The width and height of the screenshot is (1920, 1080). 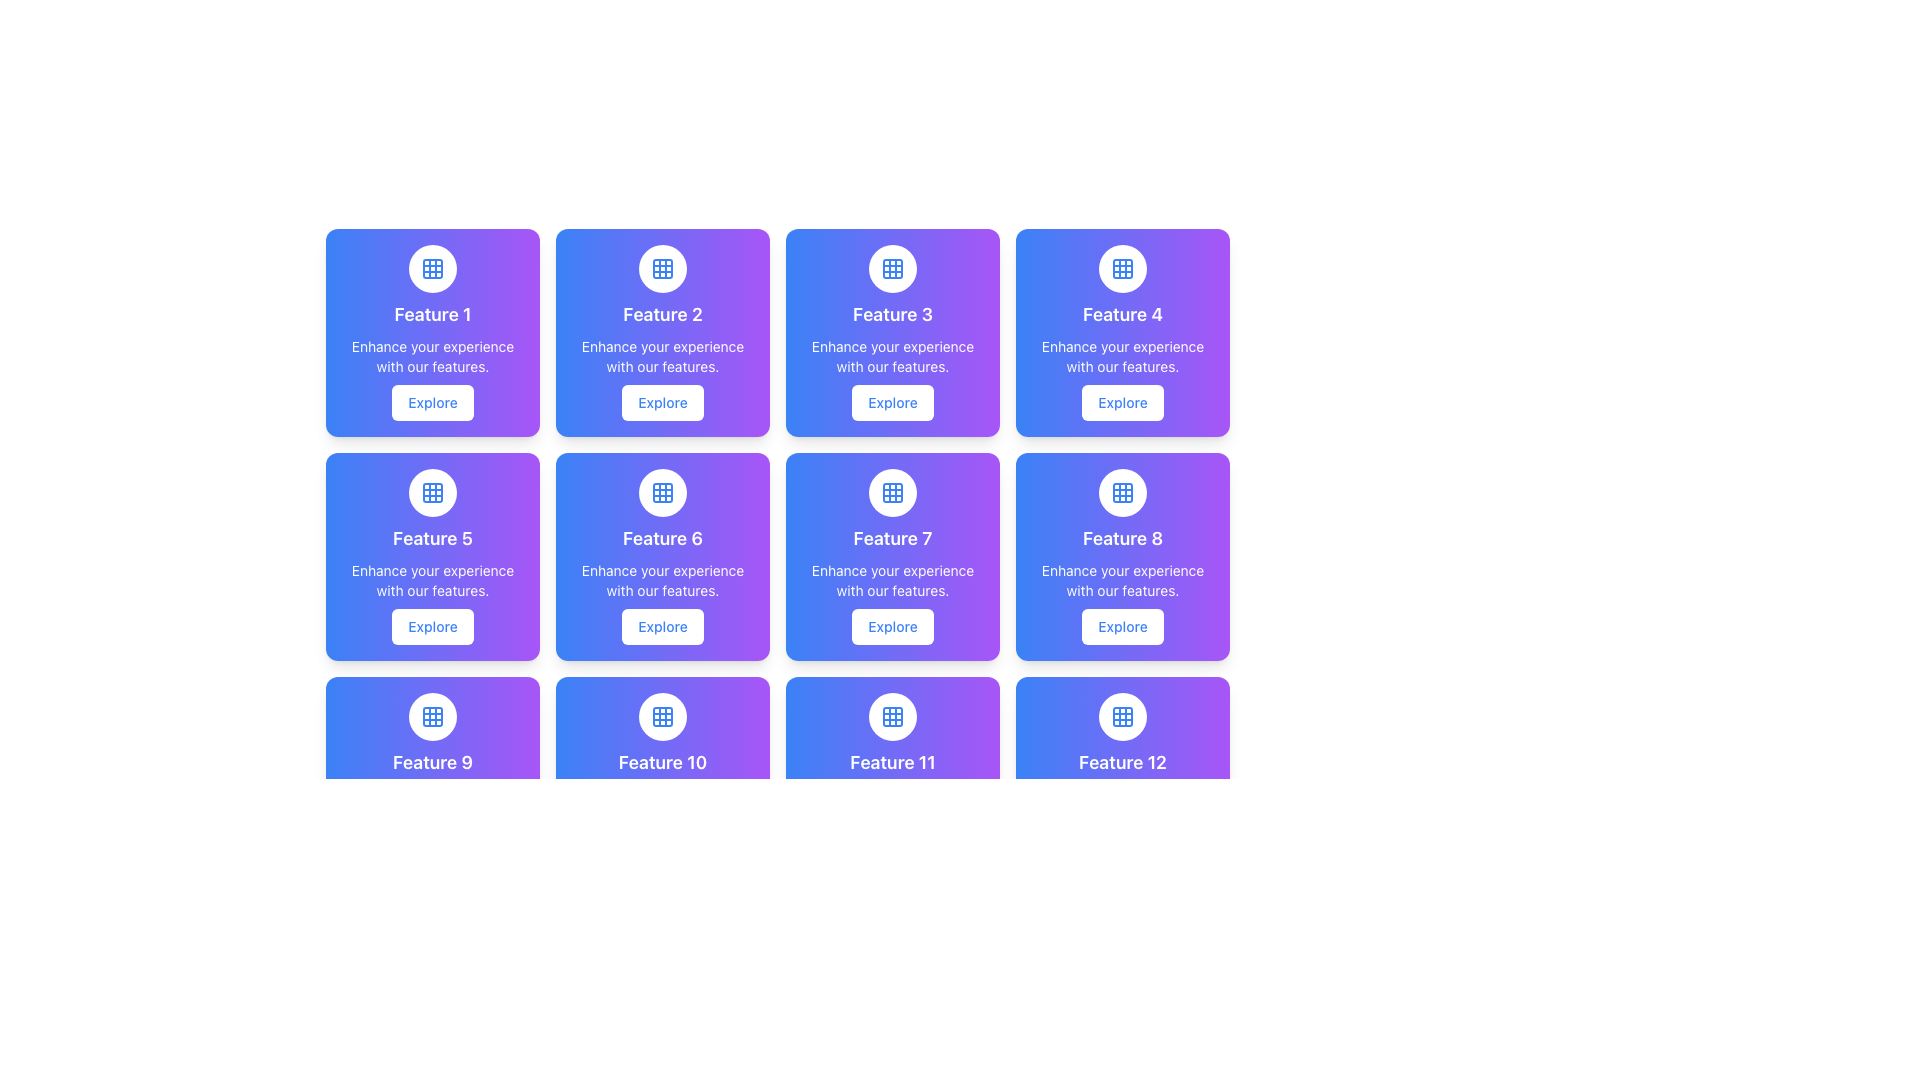 I want to click on the static text label that serves as a title within the fourth card in the first row of a grid layout, positioned beneath a grid icon and above a smaller text description and button labeled 'Explore', so click(x=1123, y=315).